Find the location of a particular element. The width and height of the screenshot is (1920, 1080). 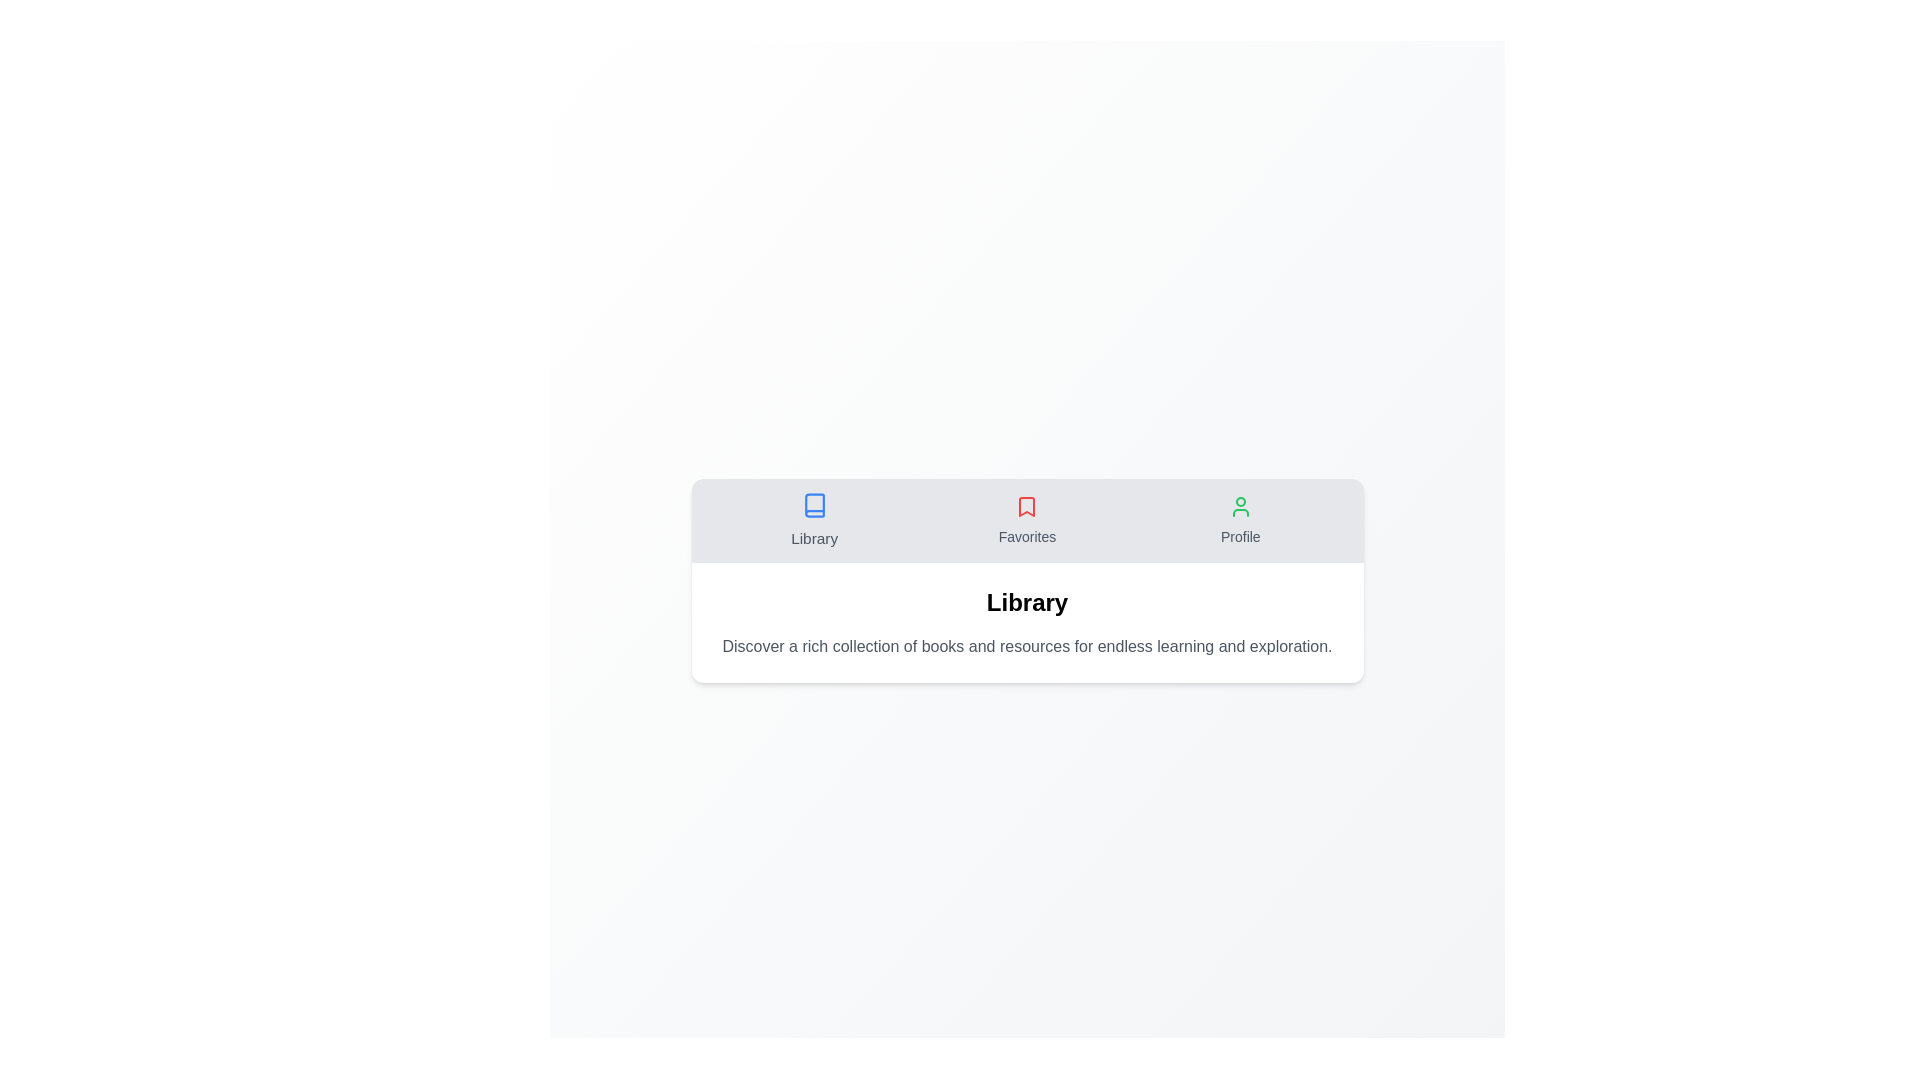

the tab labeled Library is located at coordinates (814, 519).